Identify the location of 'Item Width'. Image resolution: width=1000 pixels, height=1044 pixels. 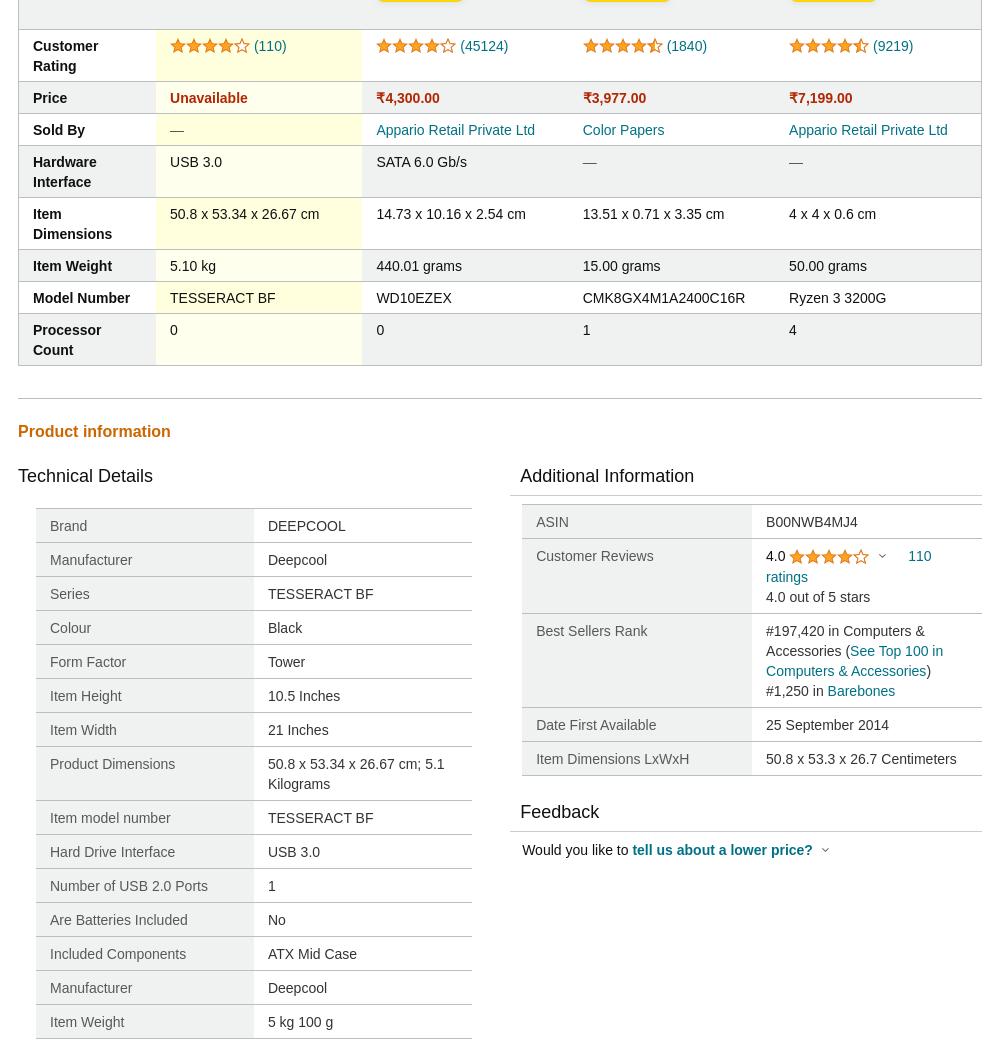
(50, 729).